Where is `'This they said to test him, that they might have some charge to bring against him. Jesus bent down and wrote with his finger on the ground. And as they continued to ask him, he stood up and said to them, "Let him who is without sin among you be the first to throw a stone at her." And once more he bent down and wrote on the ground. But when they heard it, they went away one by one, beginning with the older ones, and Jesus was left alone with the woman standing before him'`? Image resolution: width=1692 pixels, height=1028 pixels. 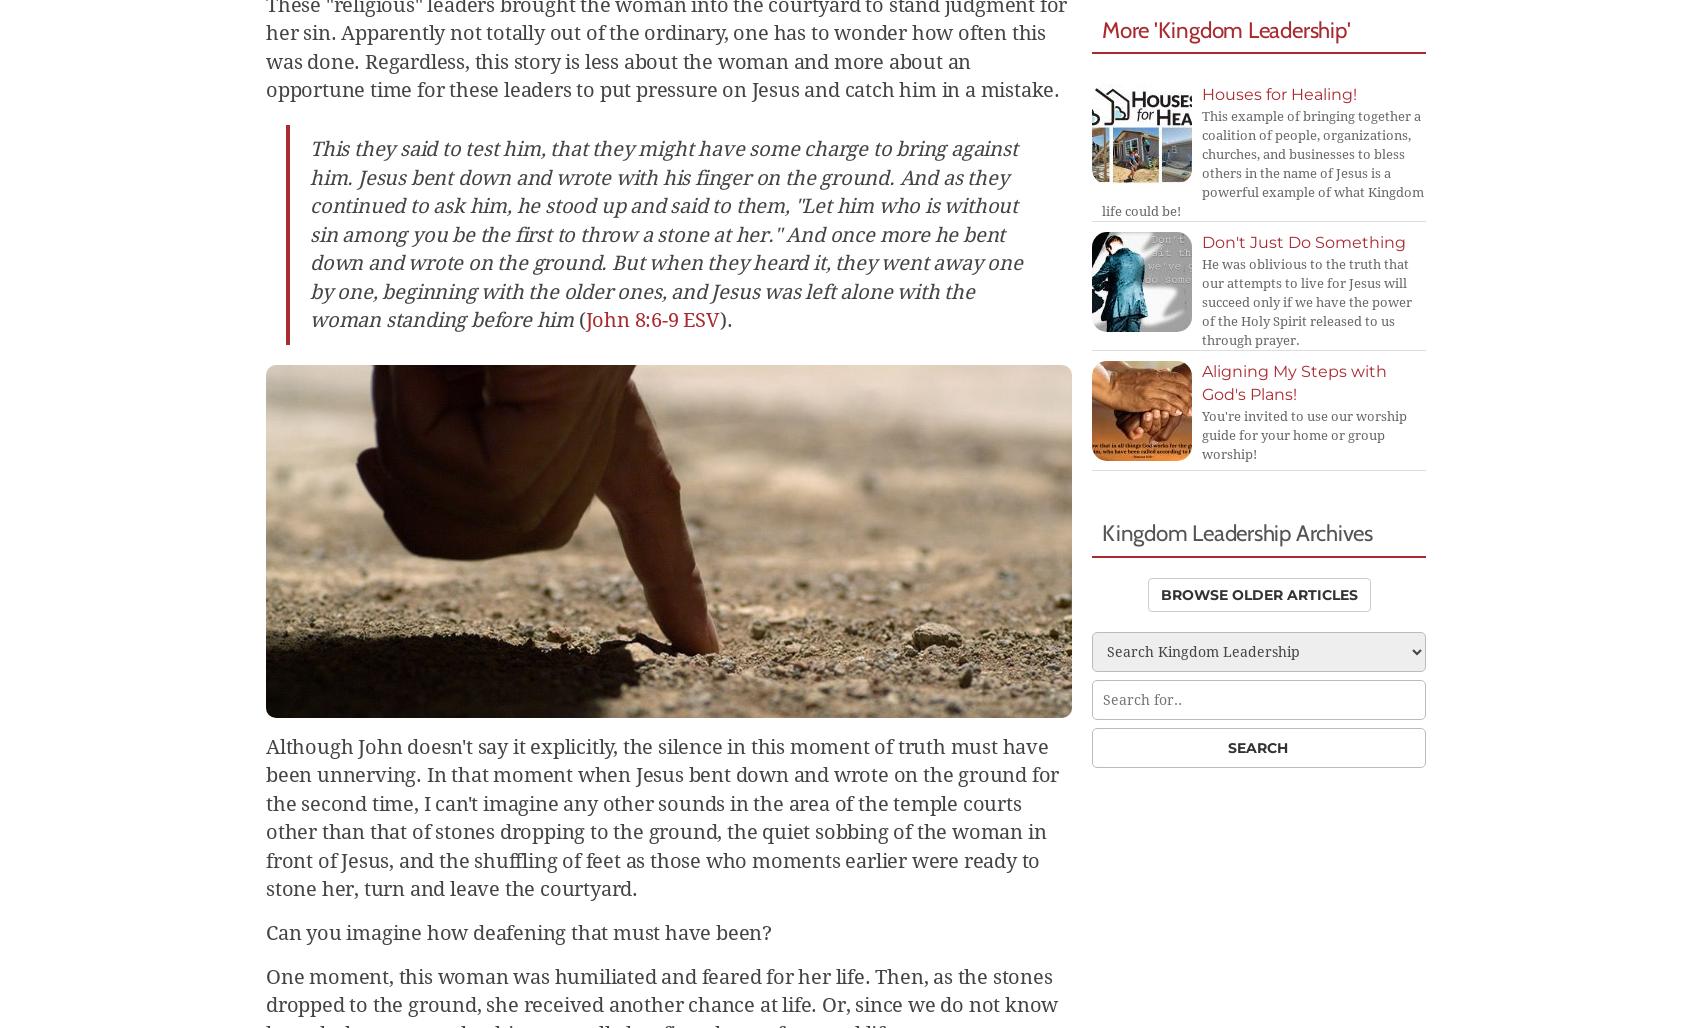
'This they said to test him, that they might have some charge to bring against him. Jesus bent down and wrote with his finger on the ground. And as they continued to ask him, he stood up and said to them, "Let him who is without sin among you be the first to throw a stone at her." And once more he bent down and wrote on the ground. But when they heard it, they went away one by one, beginning with the older ones, and Jesus was left alone with the woman standing before him' is located at coordinates (665, 233).